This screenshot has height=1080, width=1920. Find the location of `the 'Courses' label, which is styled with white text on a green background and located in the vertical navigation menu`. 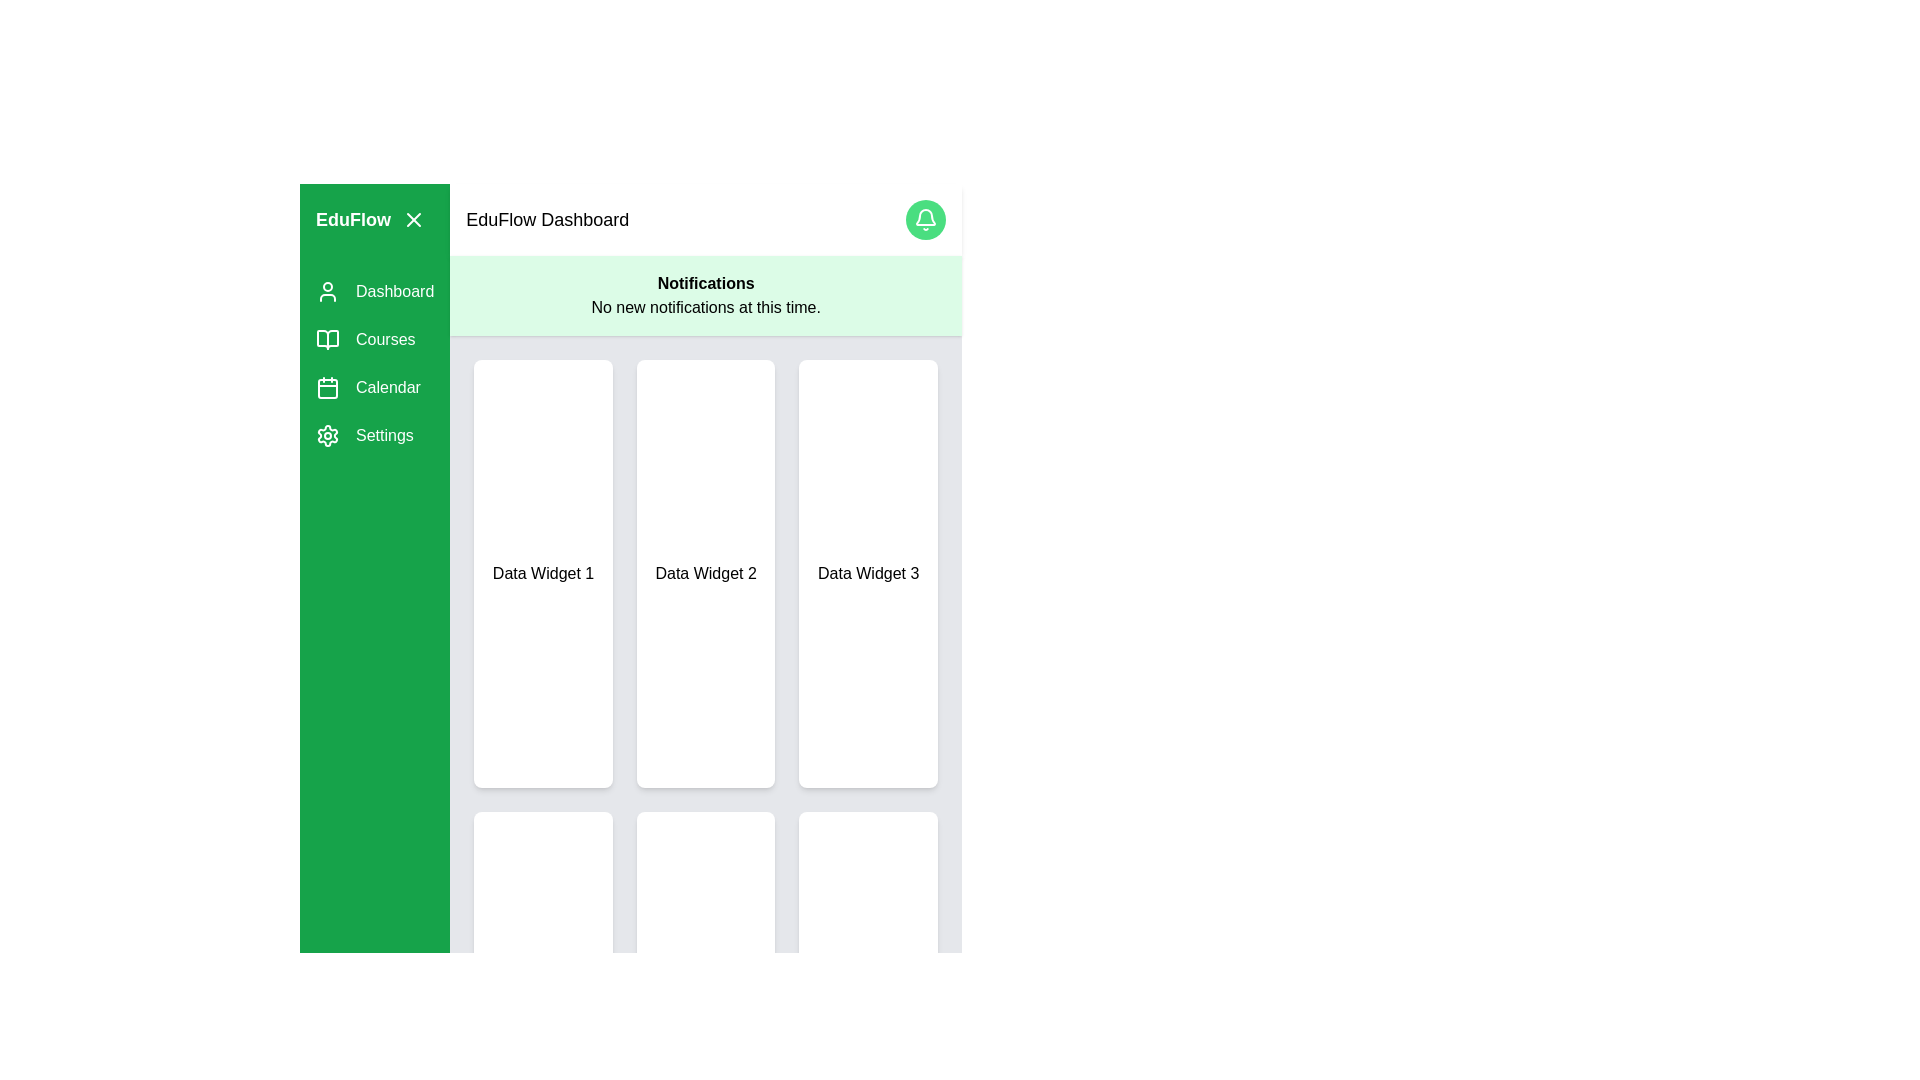

the 'Courses' label, which is styled with white text on a green background and located in the vertical navigation menu is located at coordinates (385, 338).